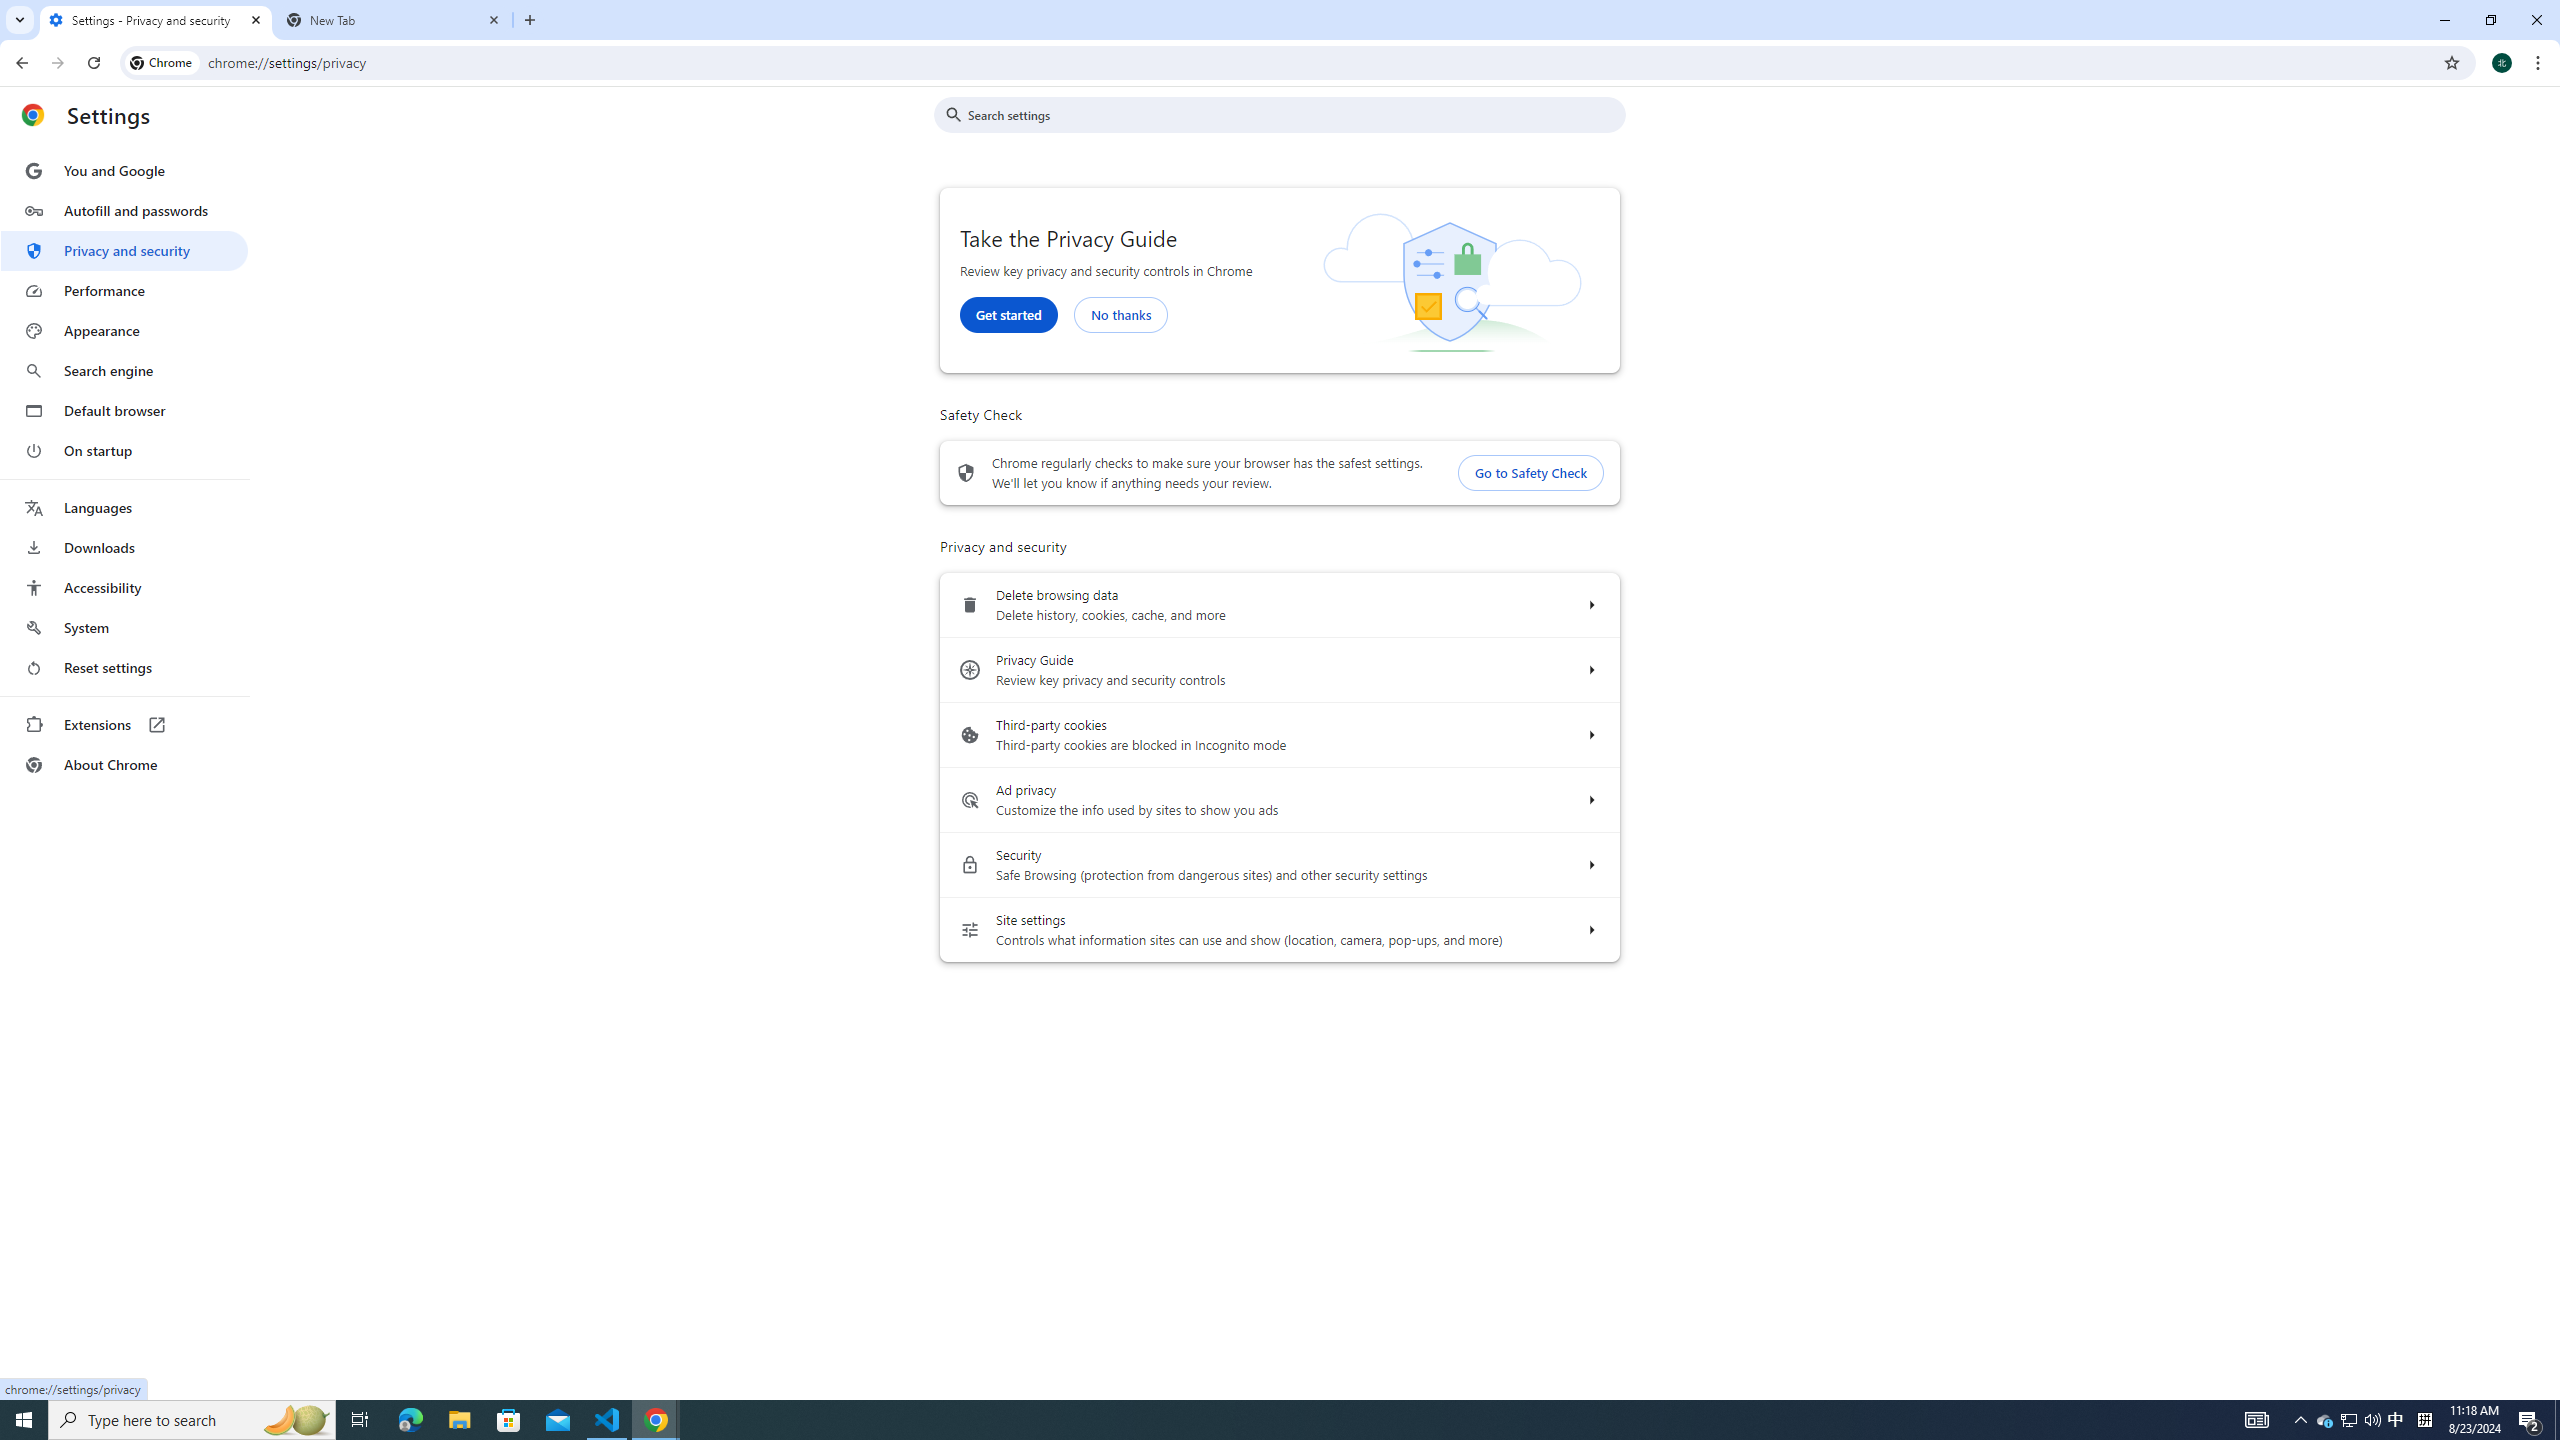 The height and width of the screenshot is (1440, 2560). What do you see at coordinates (123, 410) in the screenshot?
I see `'Default browser'` at bounding box center [123, 410].